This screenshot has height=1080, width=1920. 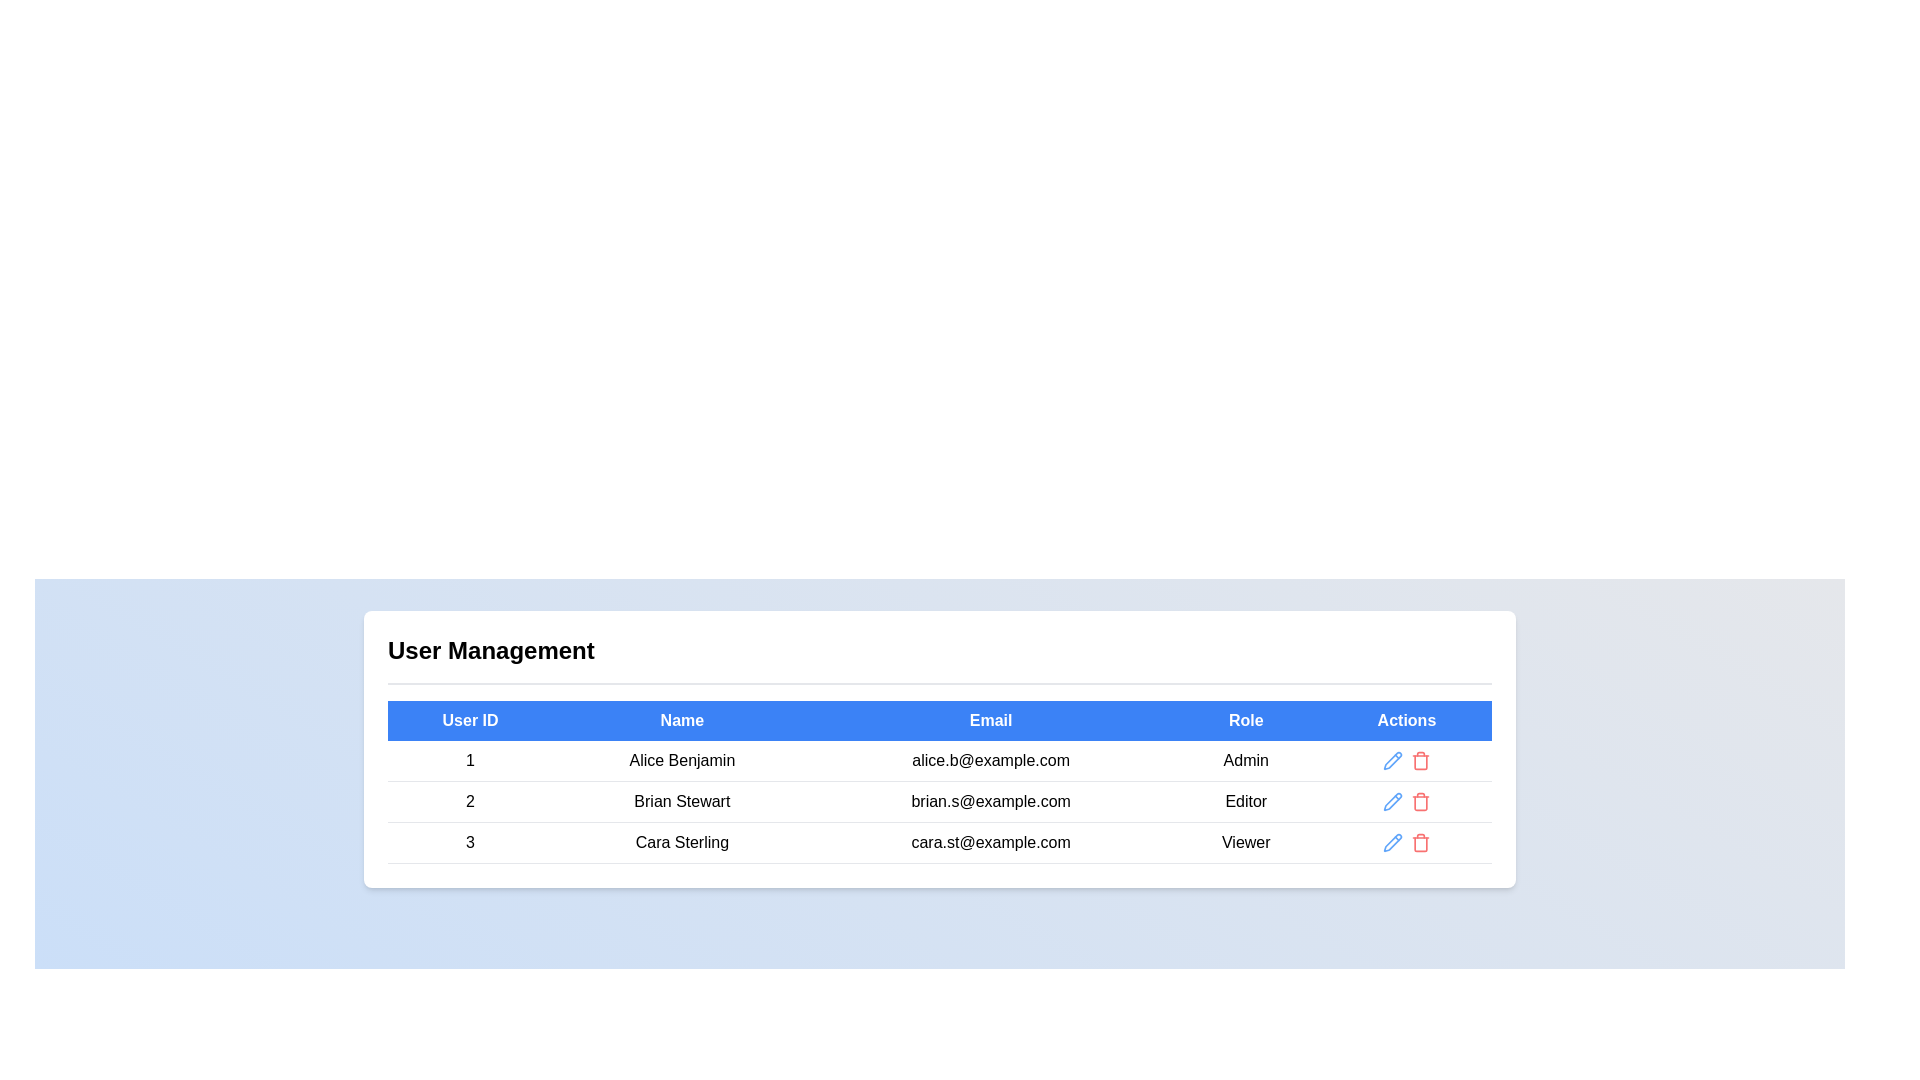 What do you see at coordinates (991, 801) in the screenshot?
I see `the static text element displaying the email address of the user 'Brian Stewart' in the User Management table, located in the third cell of the second row` at bounding box center [991, 801].